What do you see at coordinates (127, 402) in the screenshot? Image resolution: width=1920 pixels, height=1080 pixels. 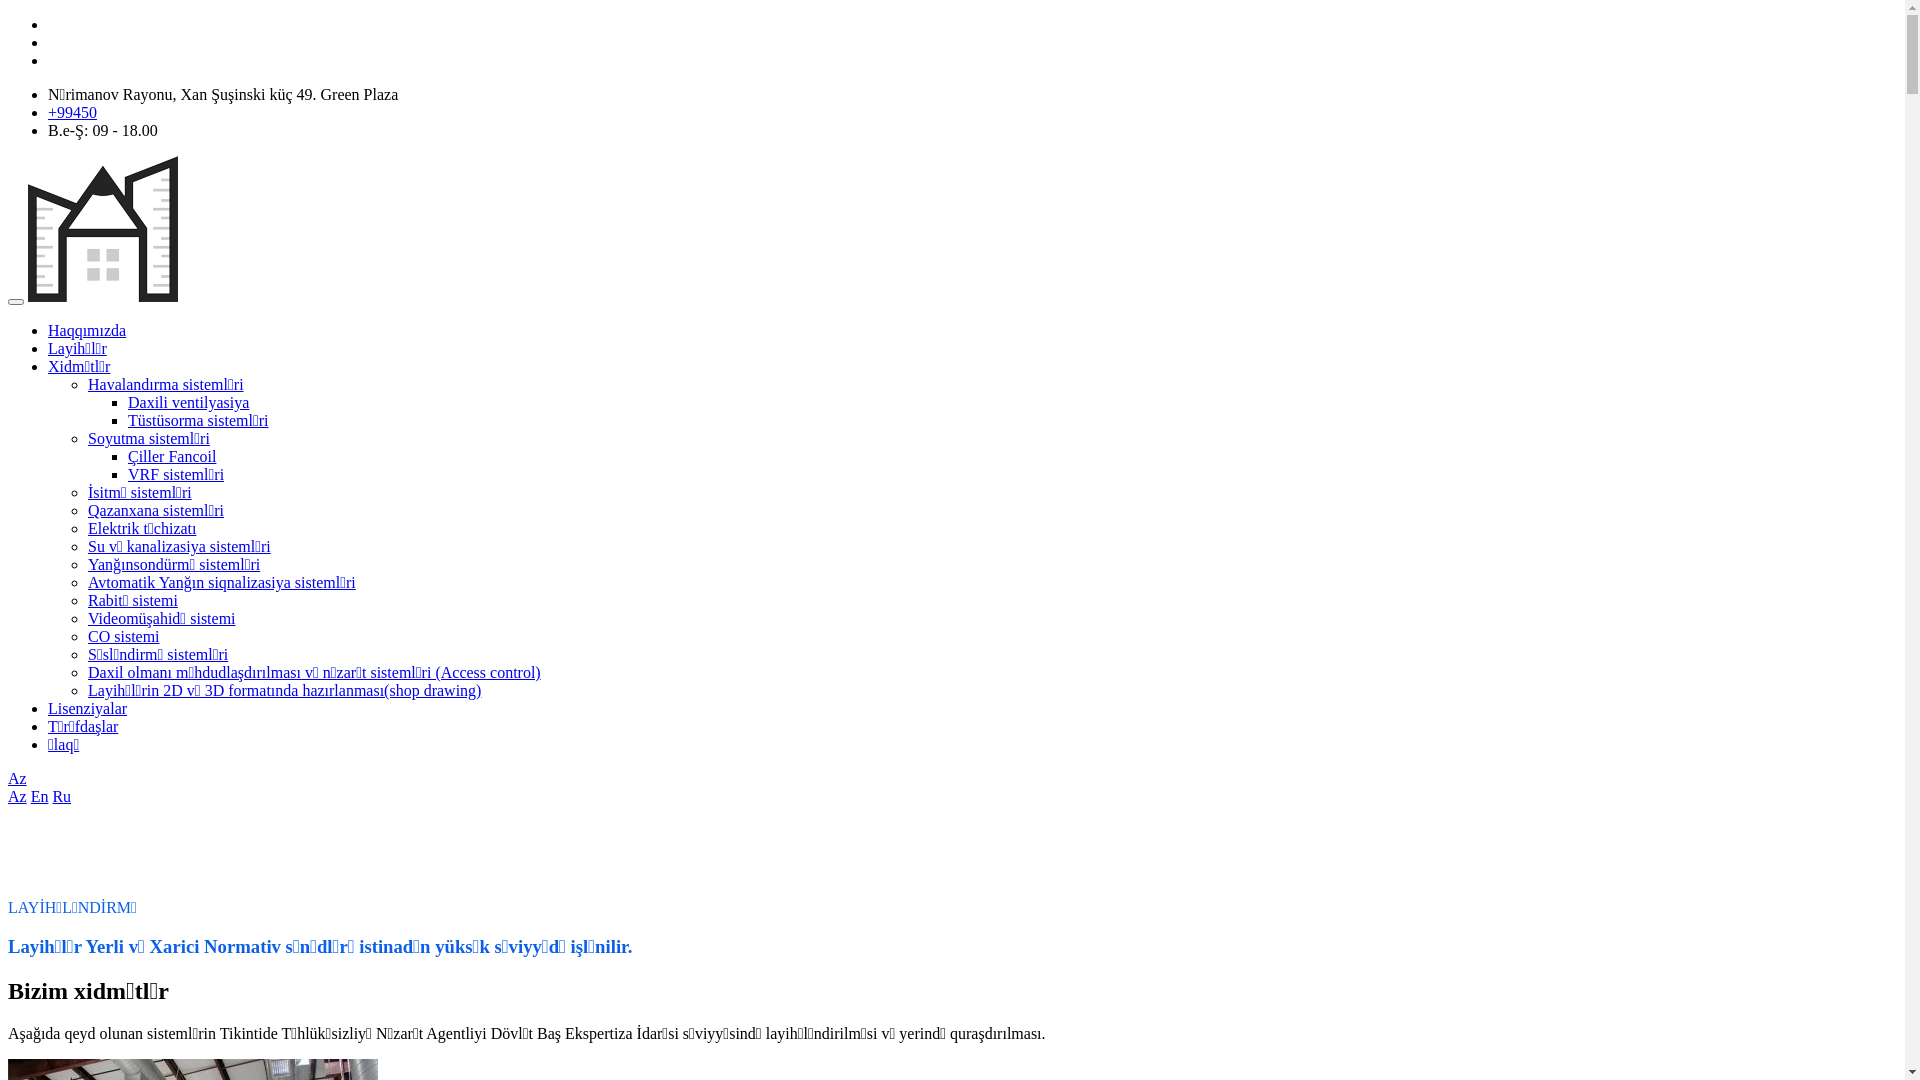 I see `'Daxili ventilyasiya'` at bounding box center [127, 402].